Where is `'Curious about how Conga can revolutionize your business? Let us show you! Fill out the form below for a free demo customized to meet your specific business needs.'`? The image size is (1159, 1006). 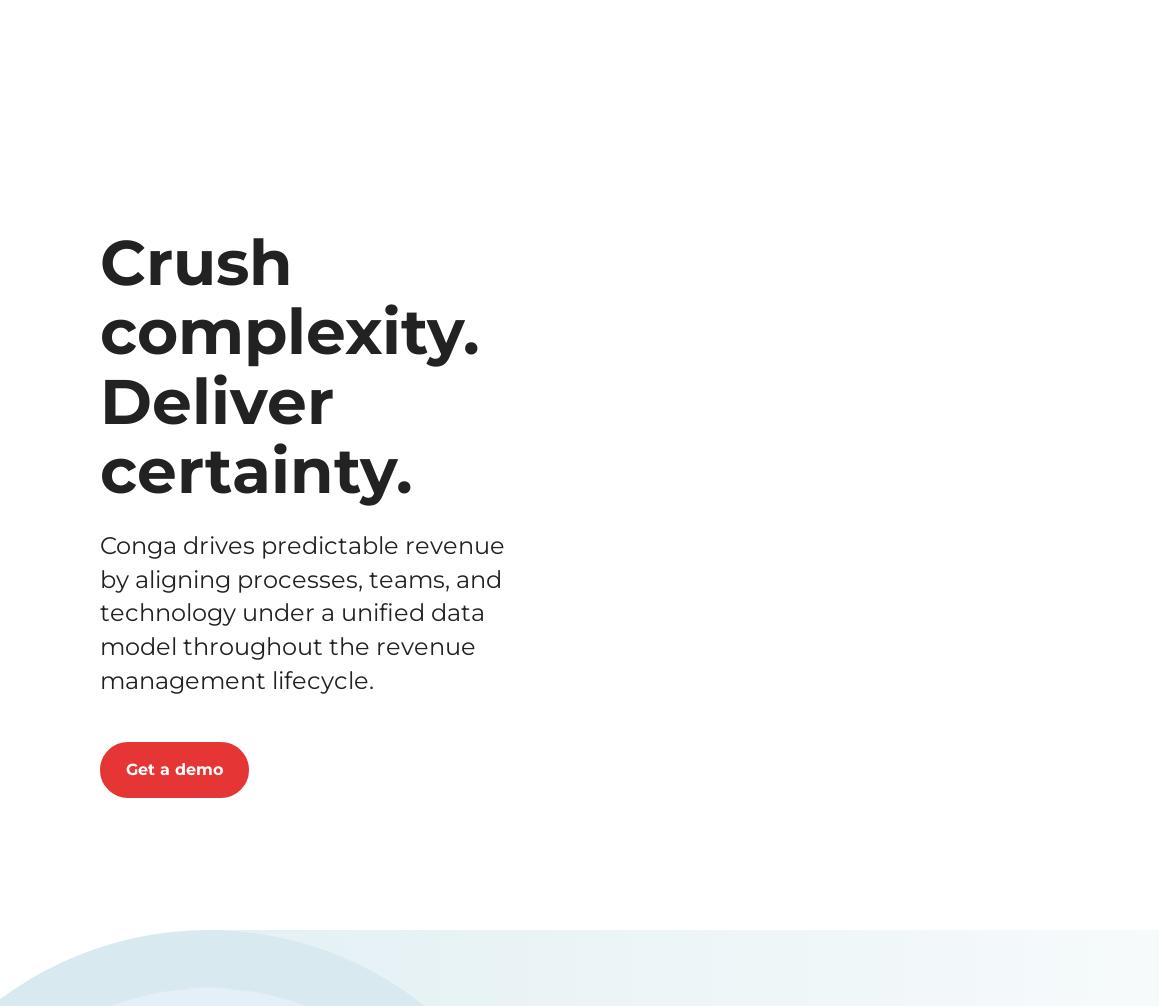
'Curious about how Conga can revolutionize your business? Let us show you! Fill out the form below for a free demo customized to meet your specific business needs.' is located at coordinates (578, 202).